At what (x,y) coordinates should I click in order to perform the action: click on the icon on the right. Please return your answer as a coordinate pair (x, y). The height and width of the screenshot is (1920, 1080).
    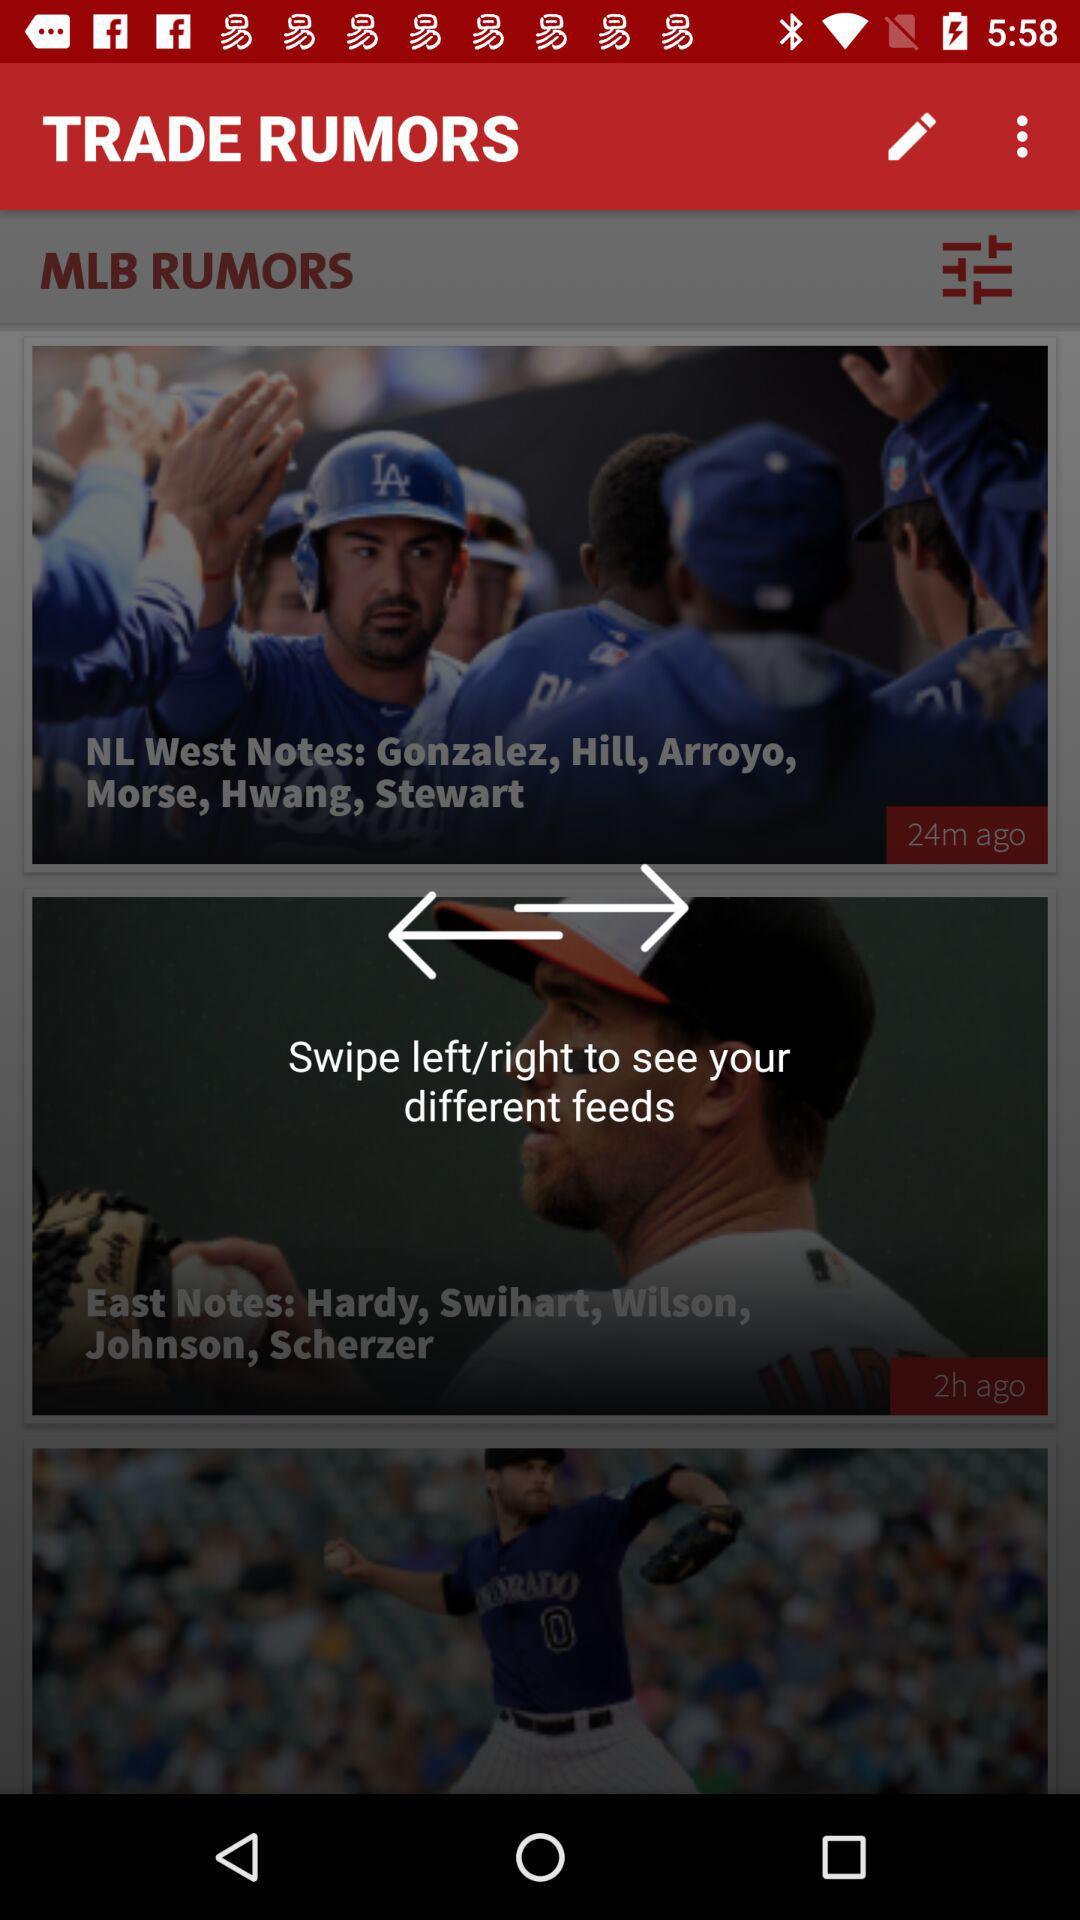
    Looking at the image, I should click on (966, 835).